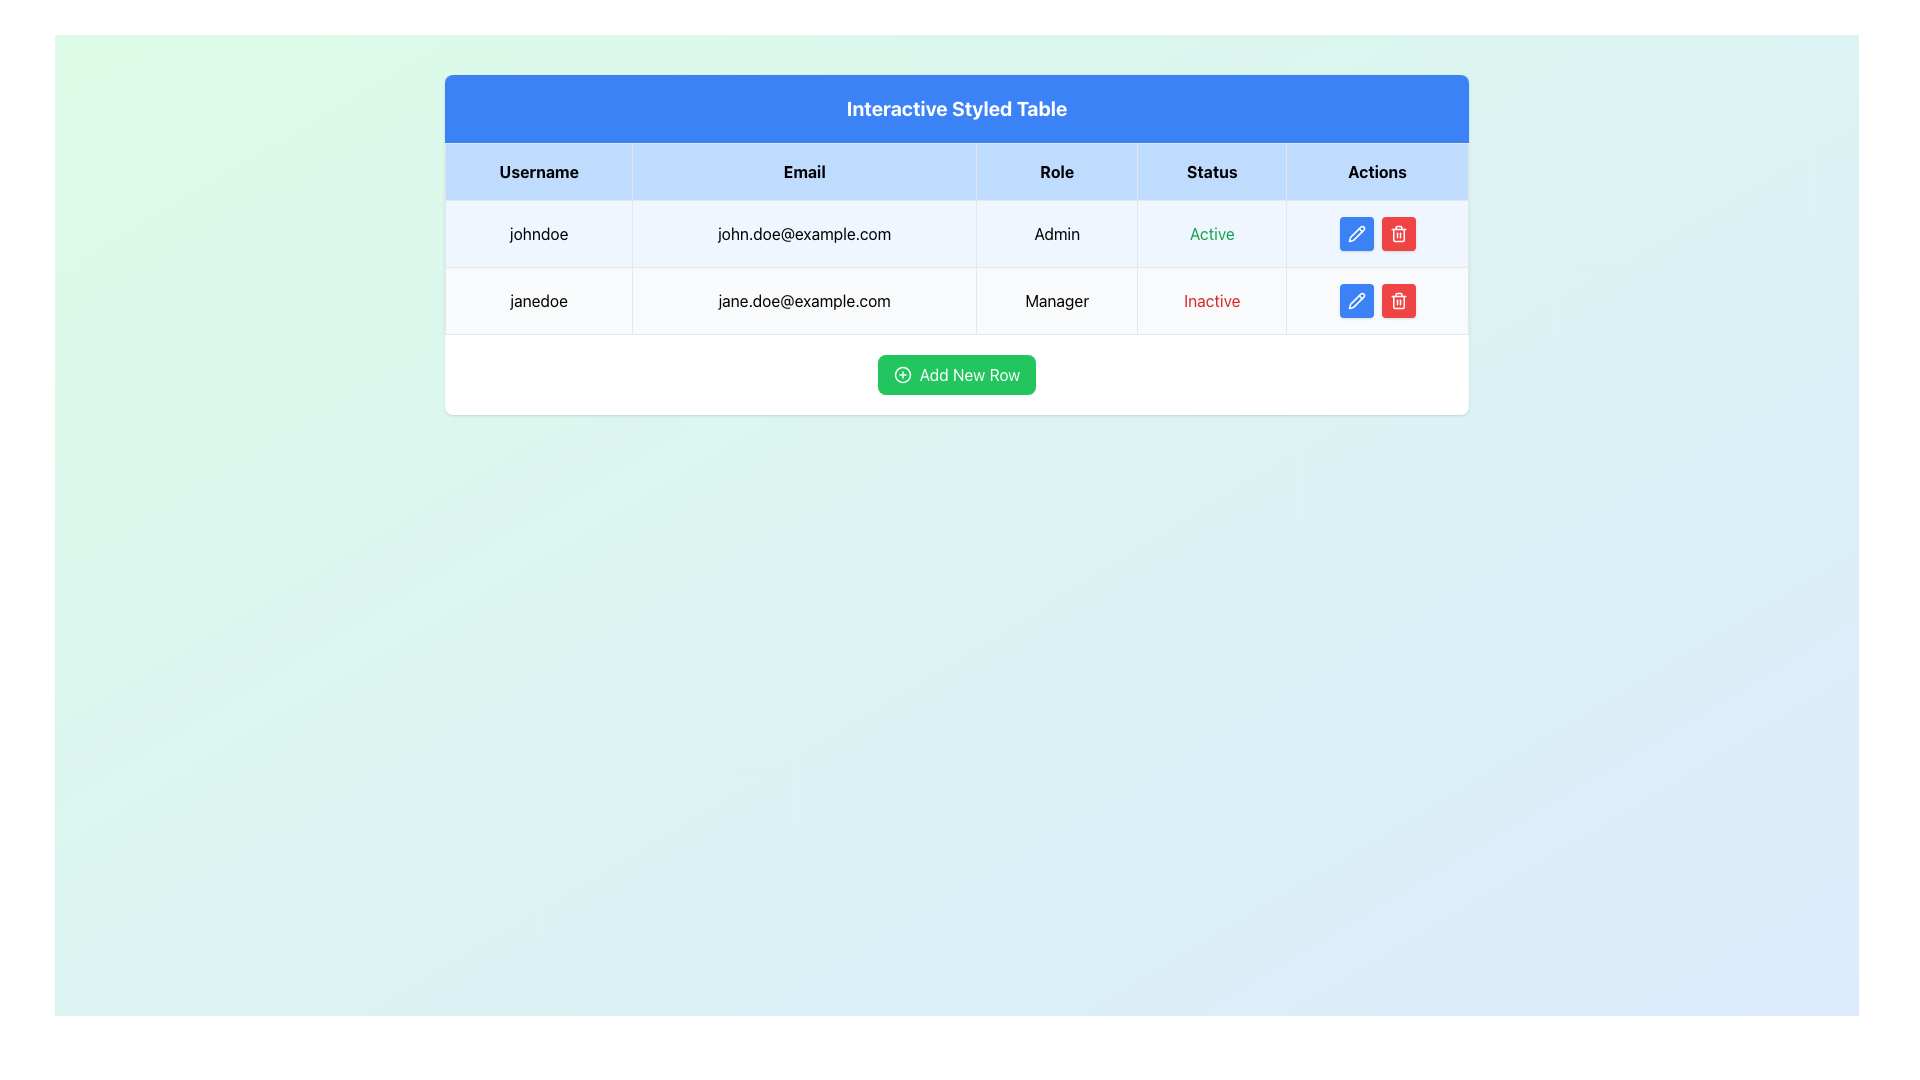  I want to click on the editing button icon in the 'Actions' column of the second row of the table, so click(1356, 233).